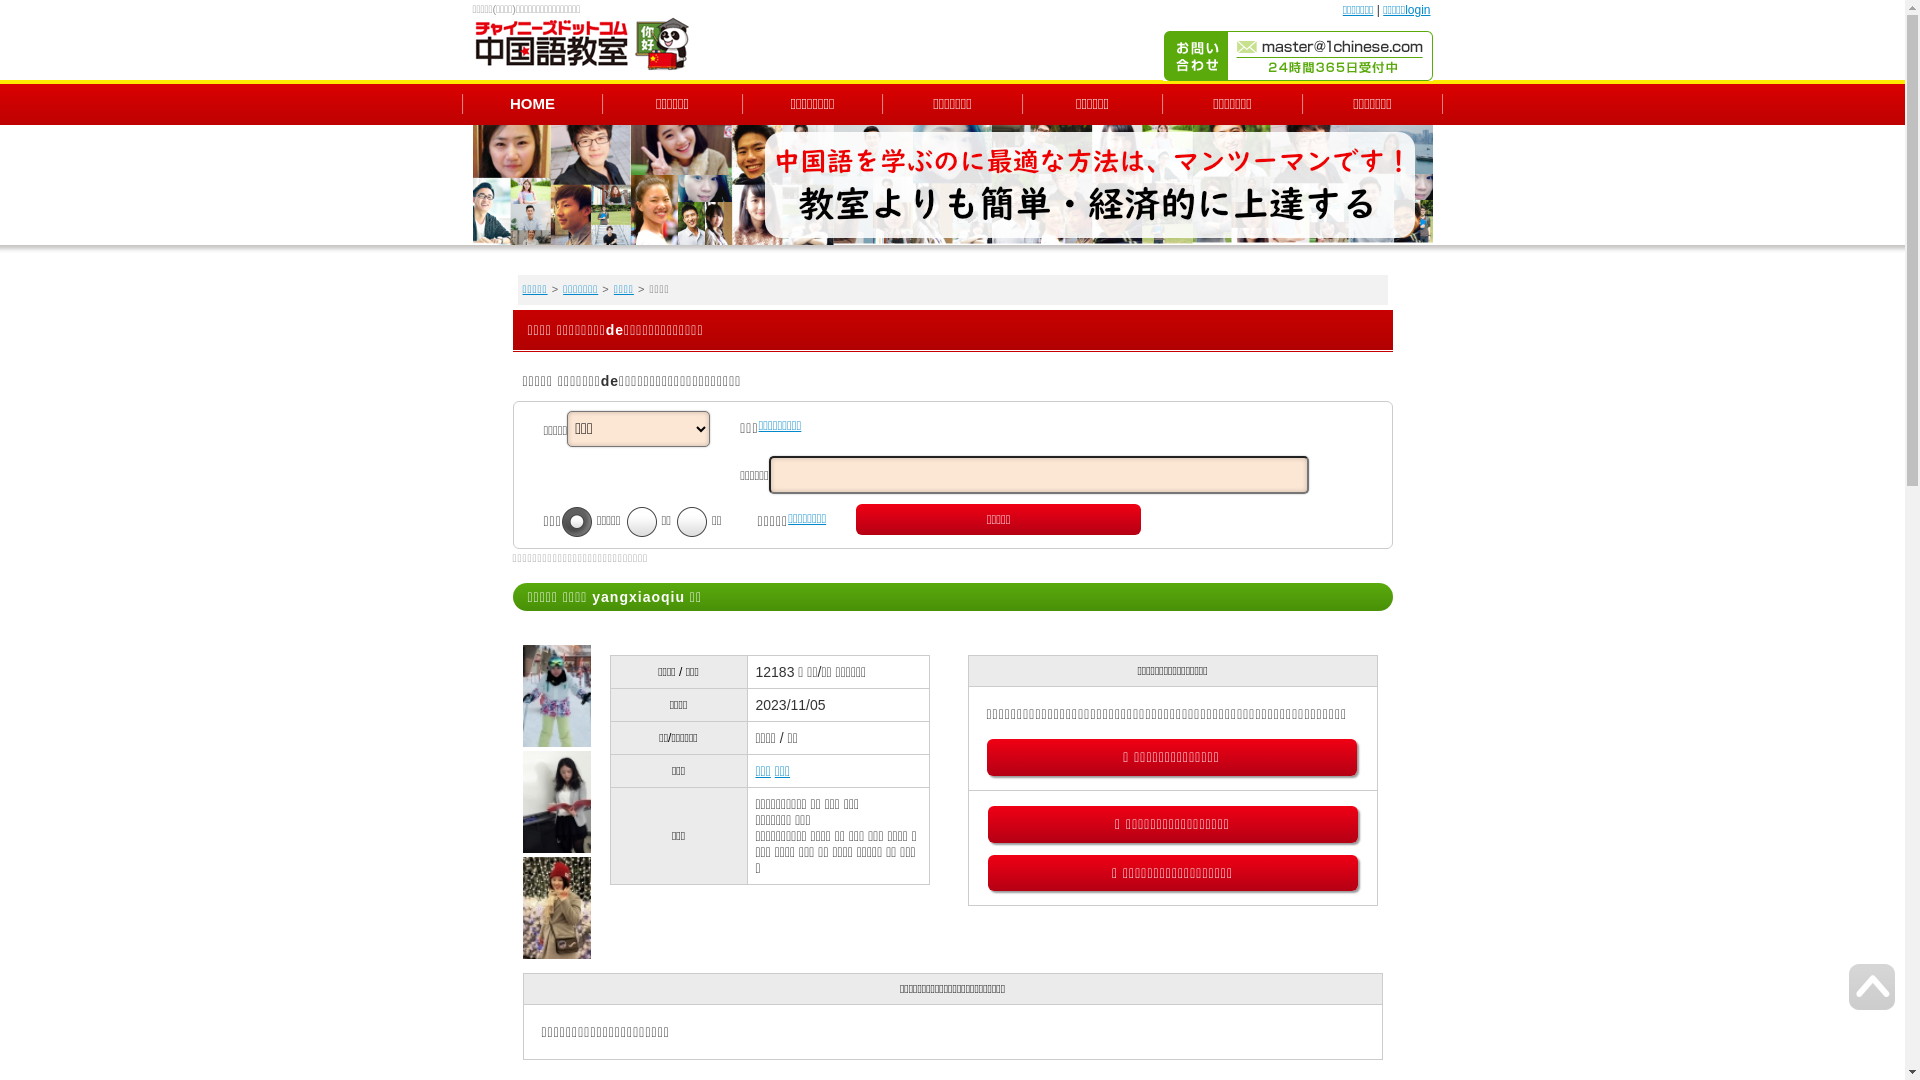 Image resolution: width=1920 pixels, height=1080 pixels. Describe the element at coordinates (532, 102) in the screenshot. I see `'HOME'` at that location.